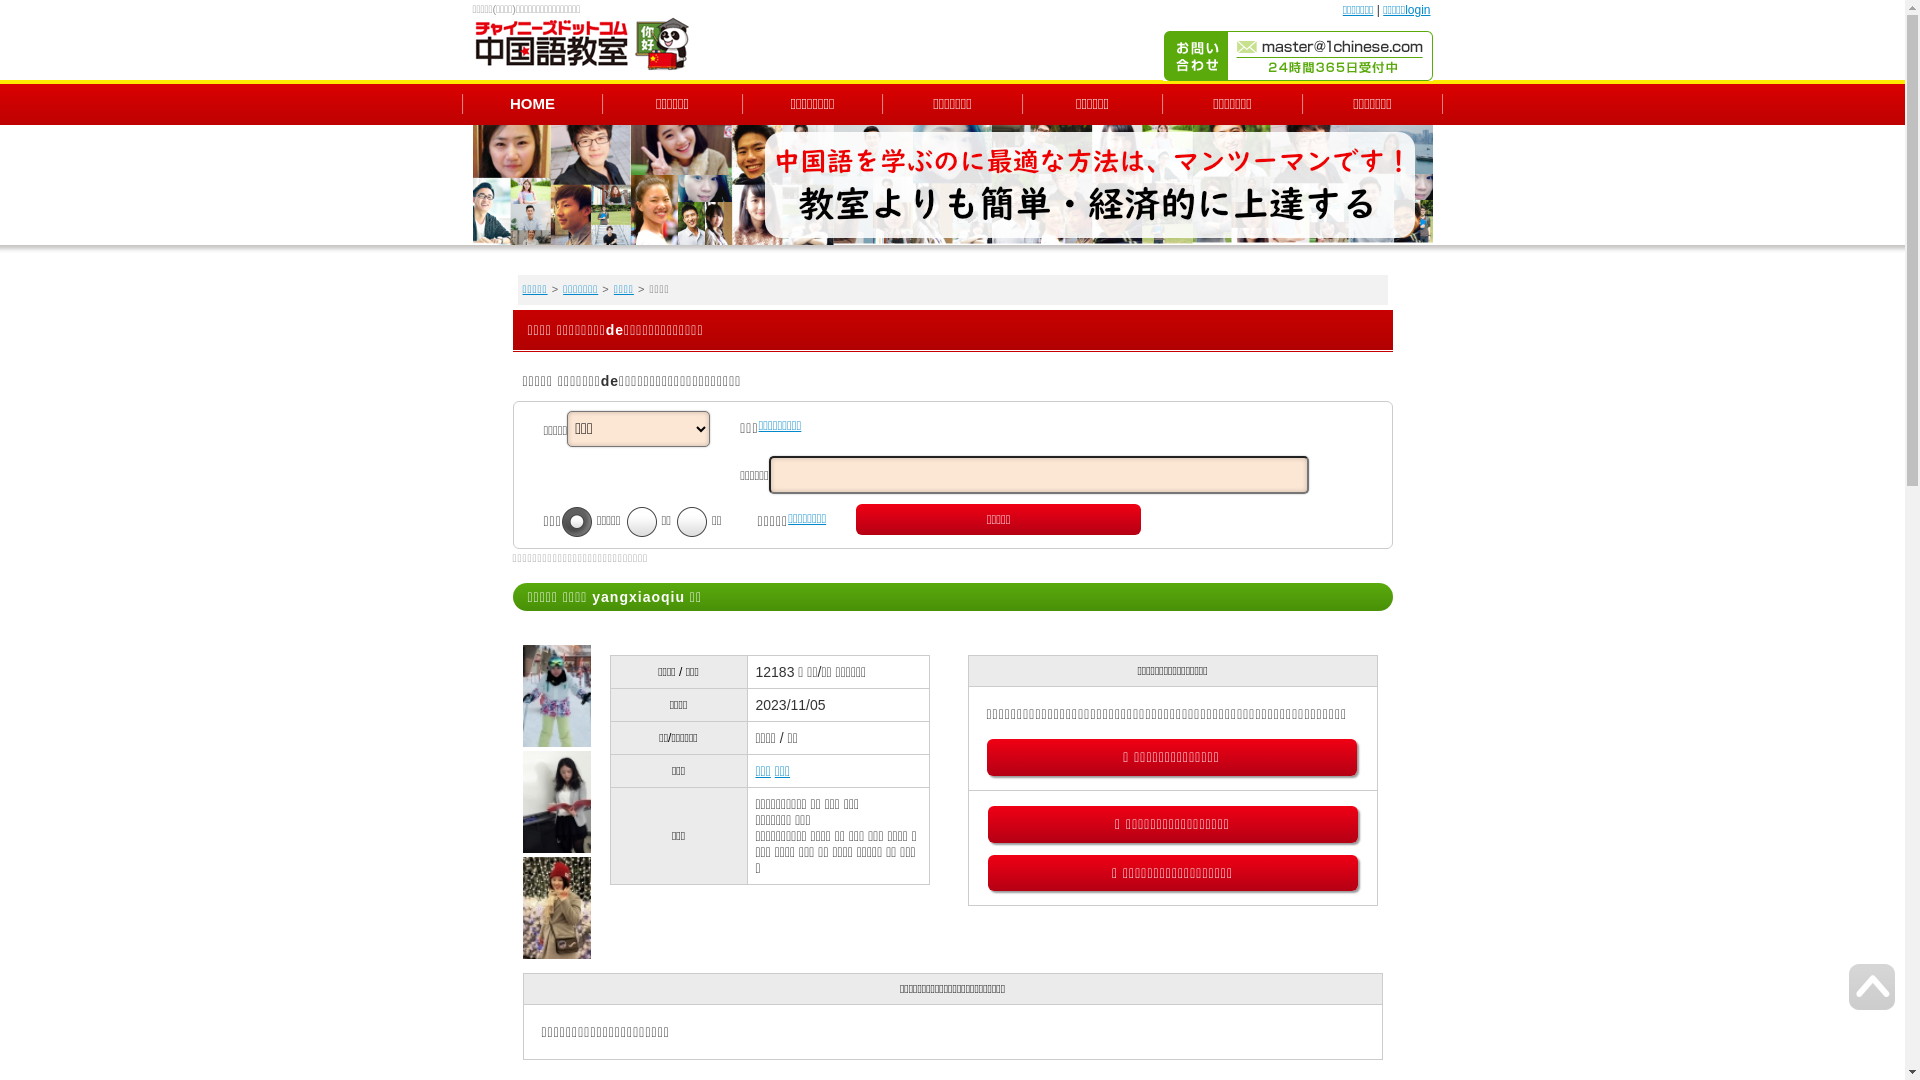 Image resolution: width=1920 pixels, height=1080 pixels. Describe the element at coordinates (532, 102) in the screenshot. I see `'HOME'` at that location.